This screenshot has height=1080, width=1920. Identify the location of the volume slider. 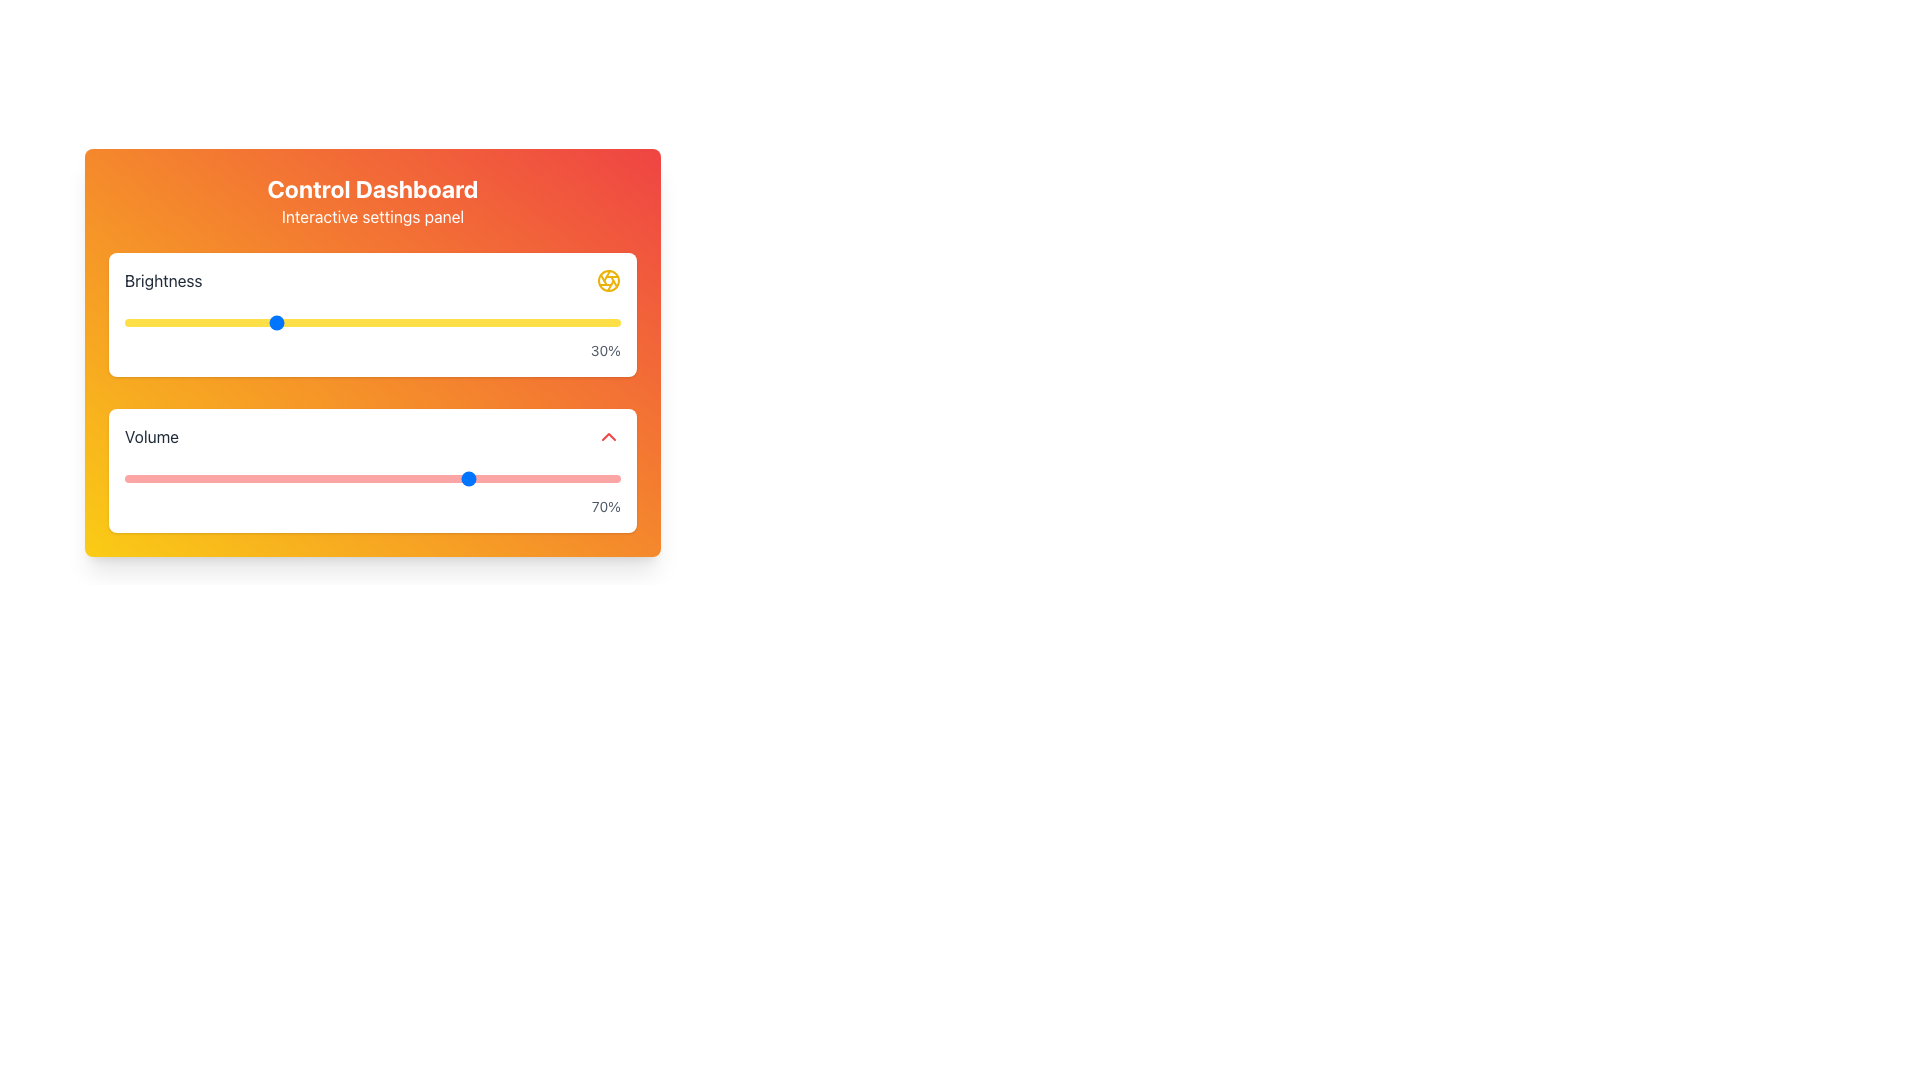
(277, 478).